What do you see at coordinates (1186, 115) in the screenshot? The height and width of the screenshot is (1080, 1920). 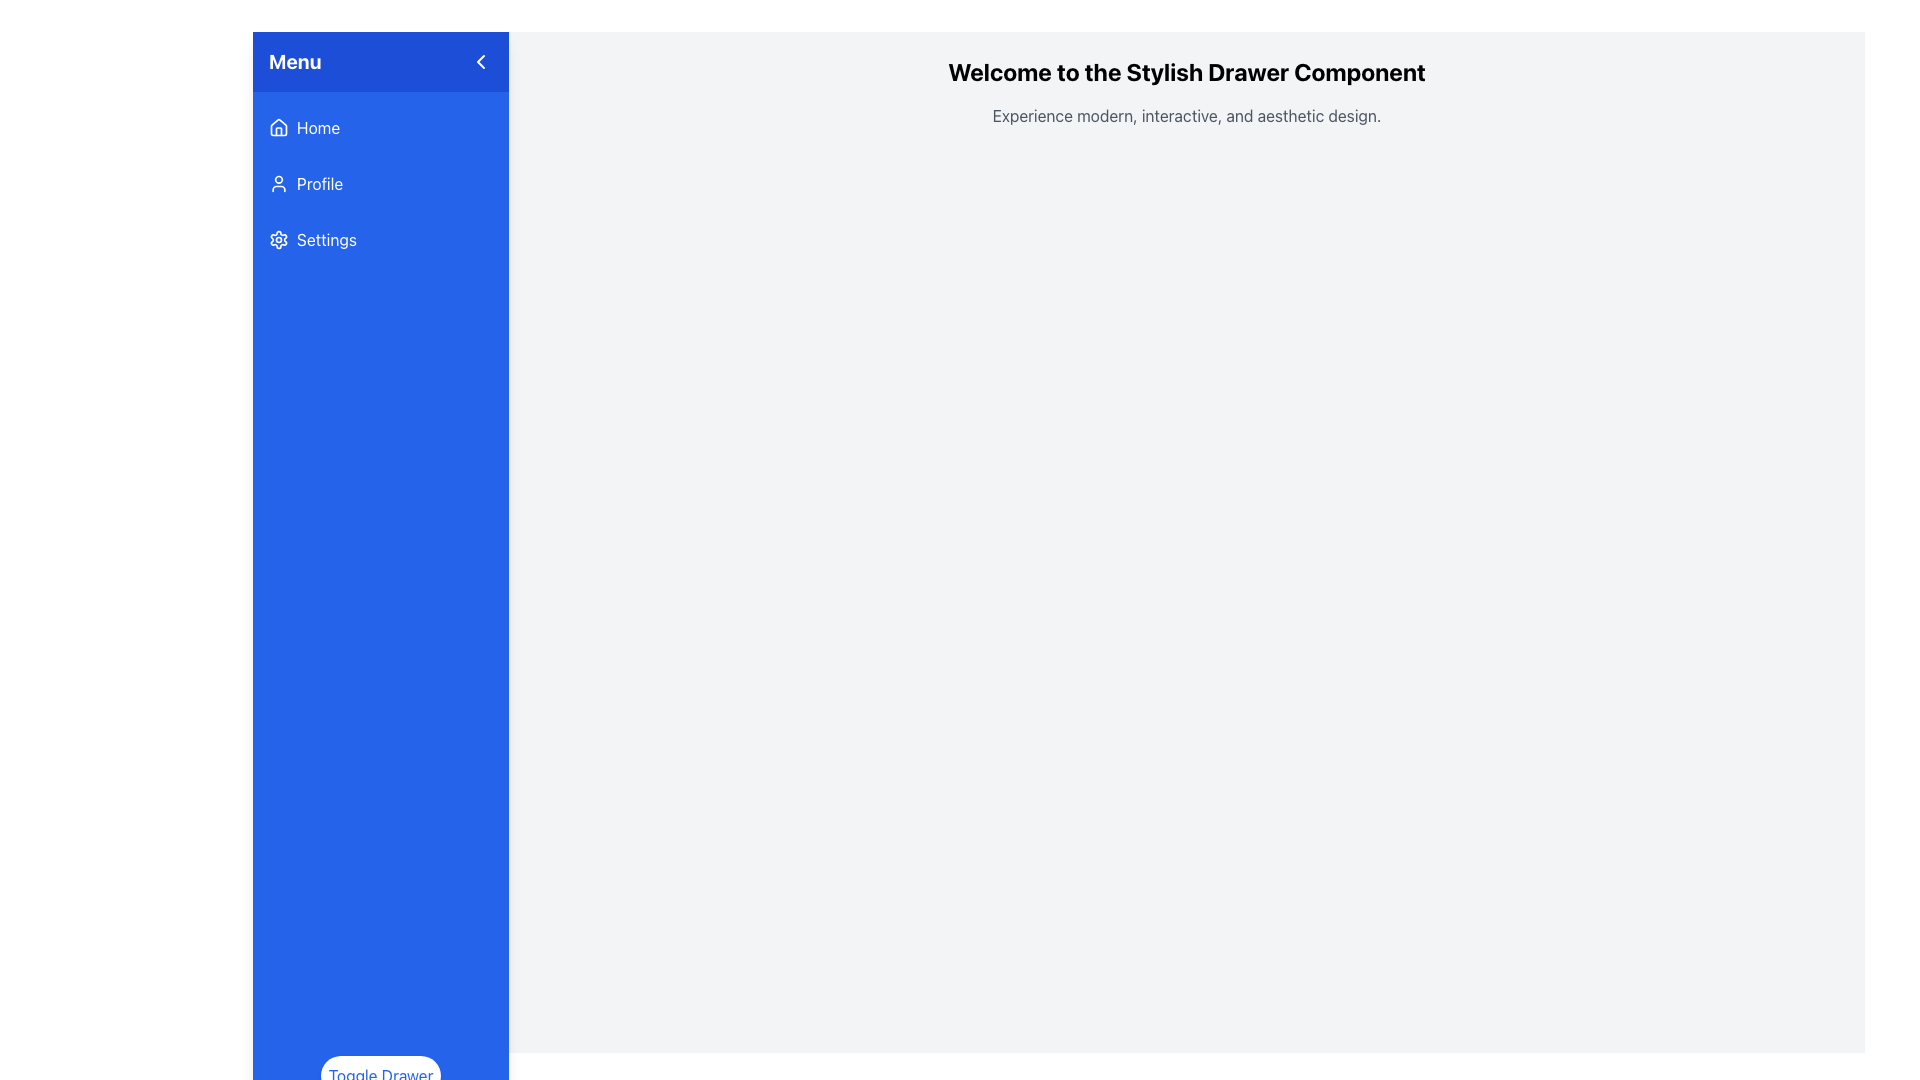 I see `text displayed in the gray font: 'Experience modern, interactive, and aesthetic design.' which is located below the heading 'Welcome to the Stylish Drawer Component.'` at bounding box center [1186, 115].